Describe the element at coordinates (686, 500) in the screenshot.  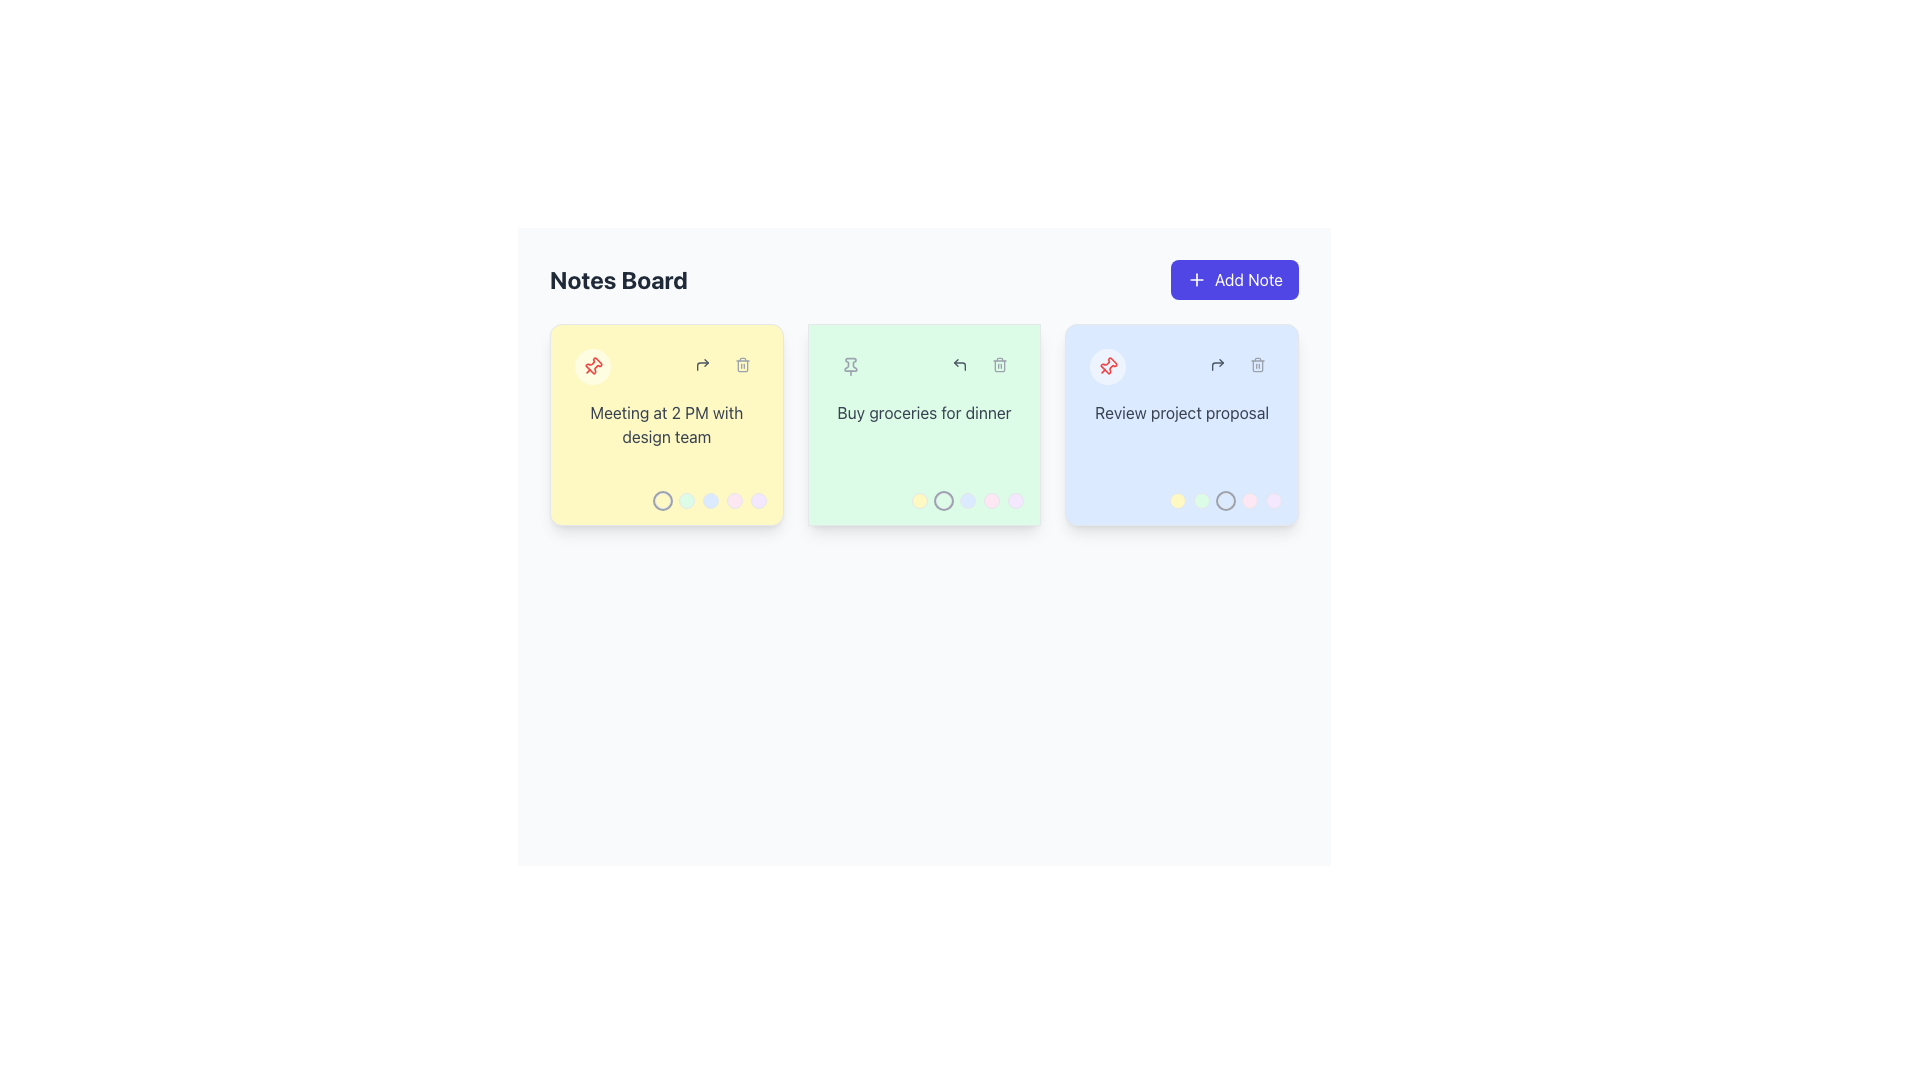
I see `the second circular selectable icon located at the bottom-right corner of the yellow card titled 'Meeting at 2 PM with design team'` at that location.